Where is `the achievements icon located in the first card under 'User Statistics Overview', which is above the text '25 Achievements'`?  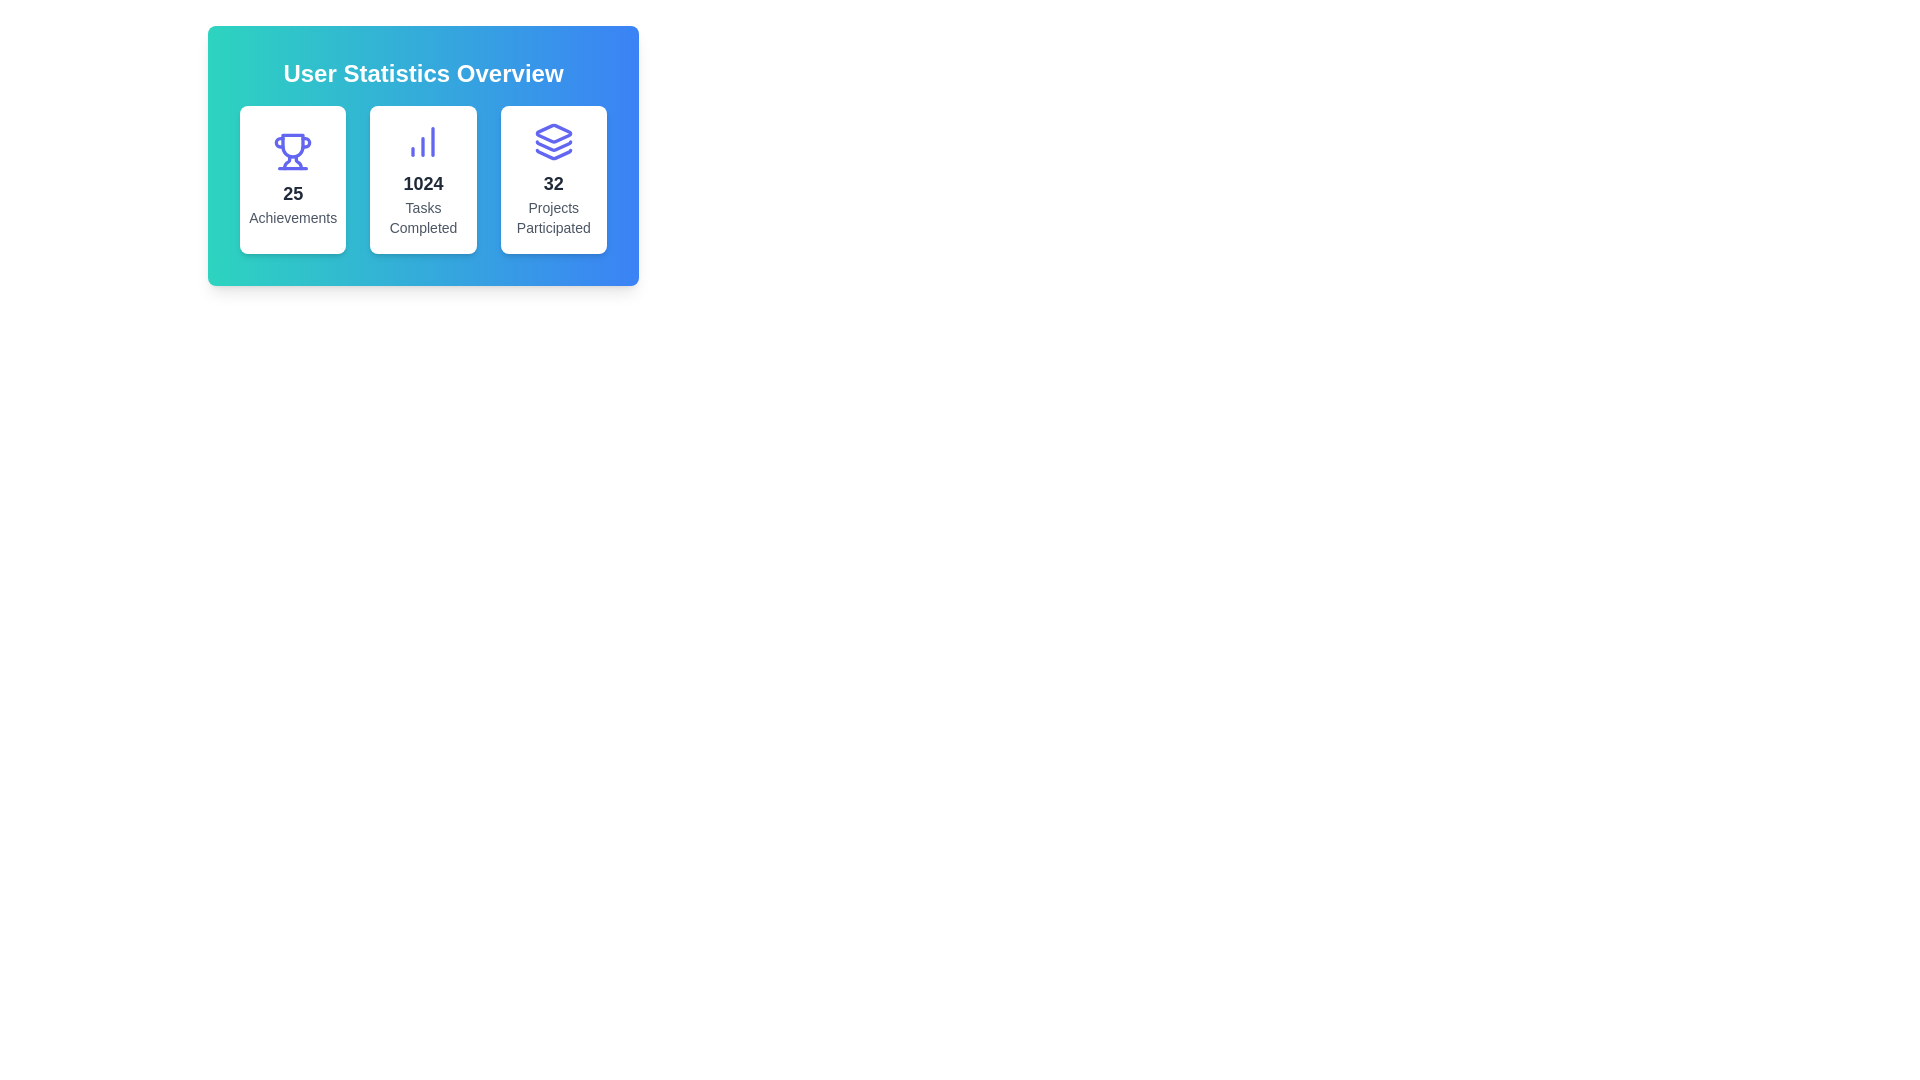 the achievements icon located in the first card under 'User Statistics Overview', which is above the text '25 Achievements' is located at coordinates (292, 145).